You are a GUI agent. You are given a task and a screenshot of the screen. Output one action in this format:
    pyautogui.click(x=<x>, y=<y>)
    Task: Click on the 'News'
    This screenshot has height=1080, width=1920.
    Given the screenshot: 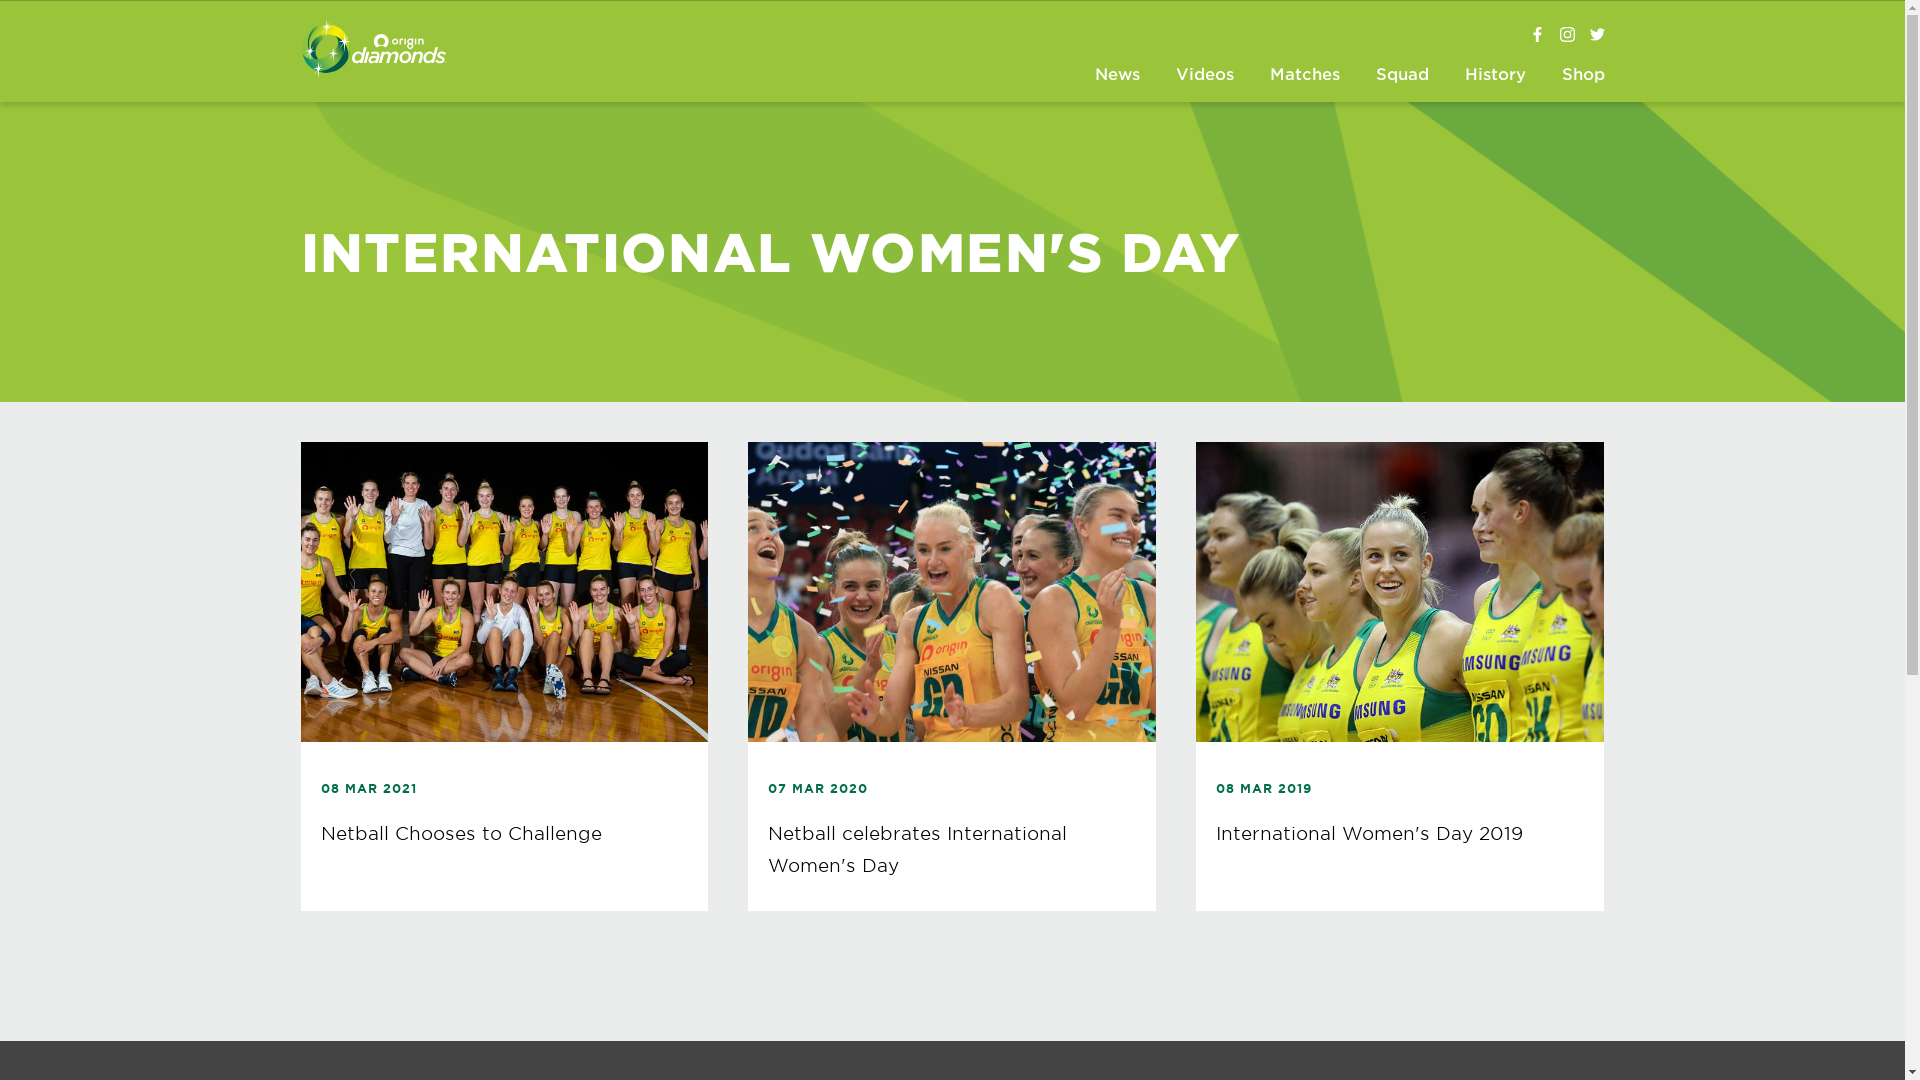 What is the action you would take?
    pyautogui.click(x=1116, y=75)
    